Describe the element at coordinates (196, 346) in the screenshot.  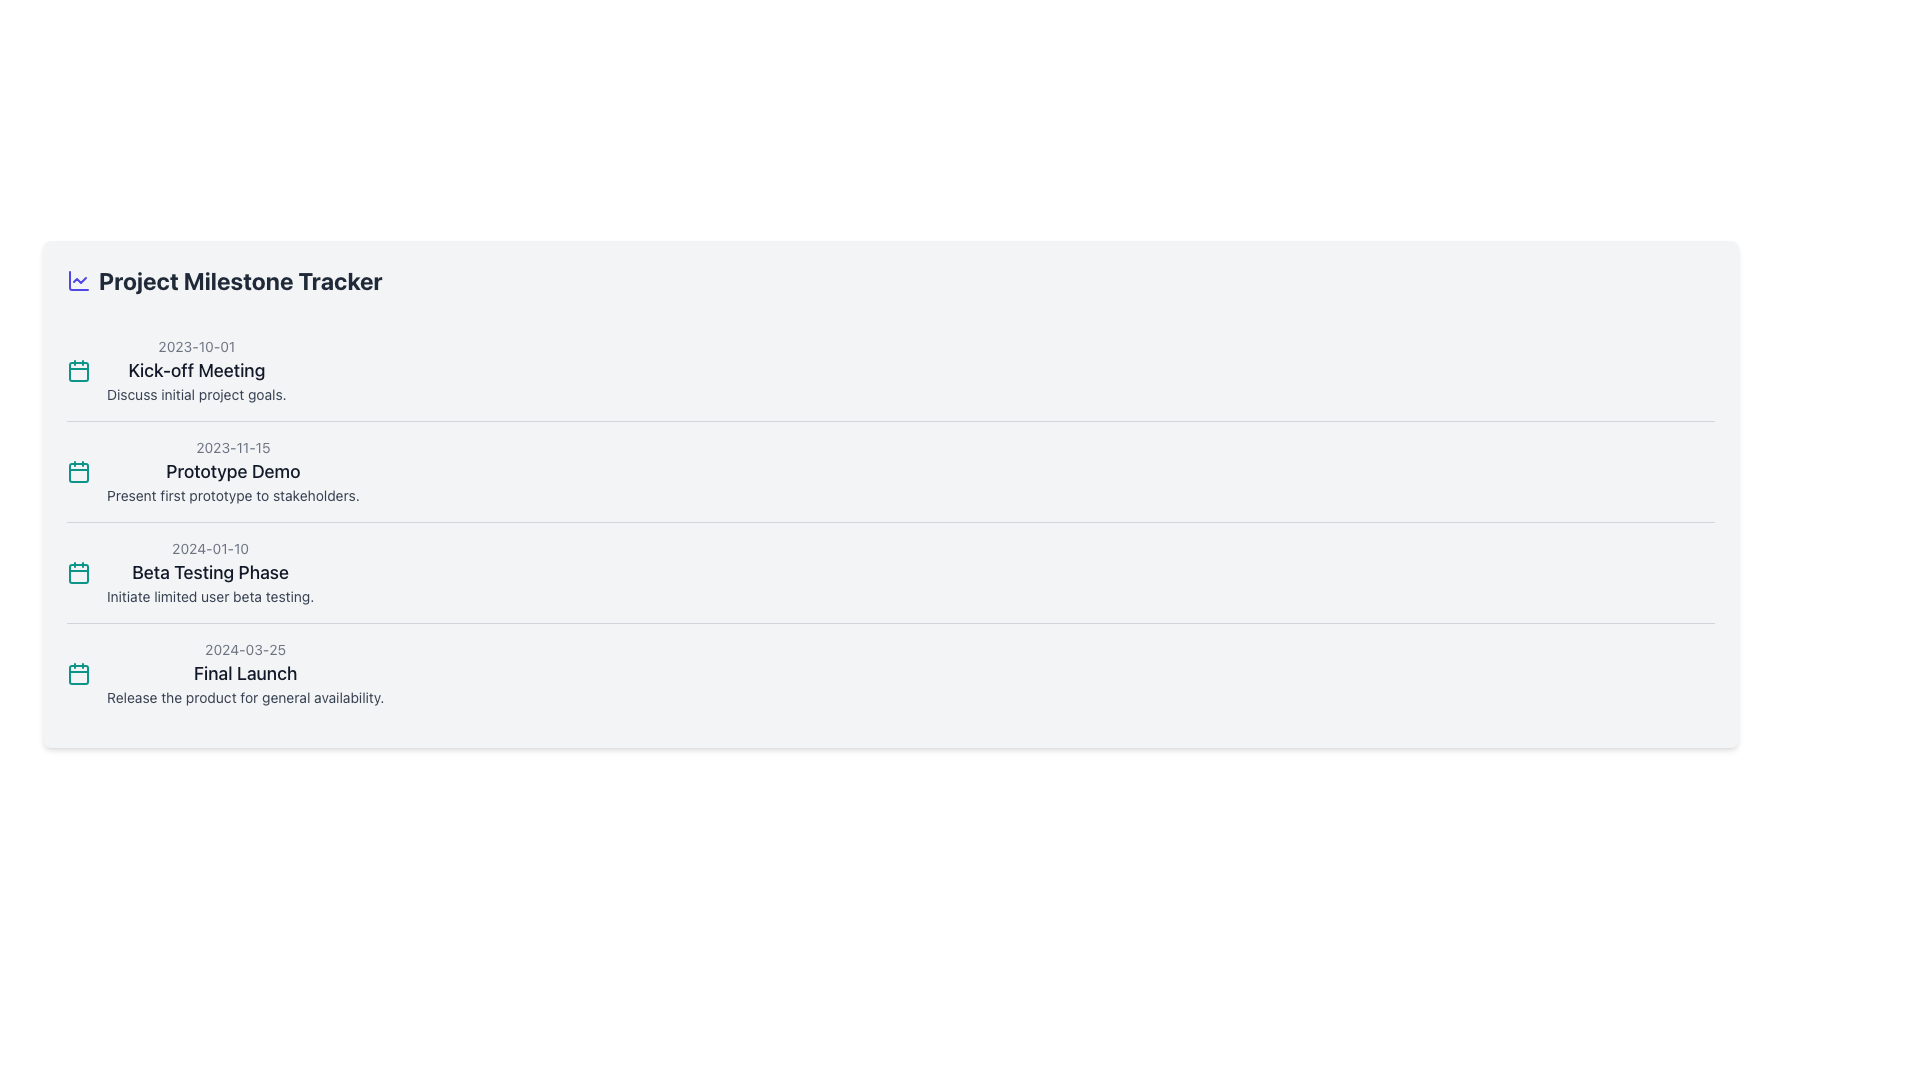
I see `the text label that provides a date reference for the 'Kick-off Meeting' event located in the top-left segment of the event detail group` at that location.